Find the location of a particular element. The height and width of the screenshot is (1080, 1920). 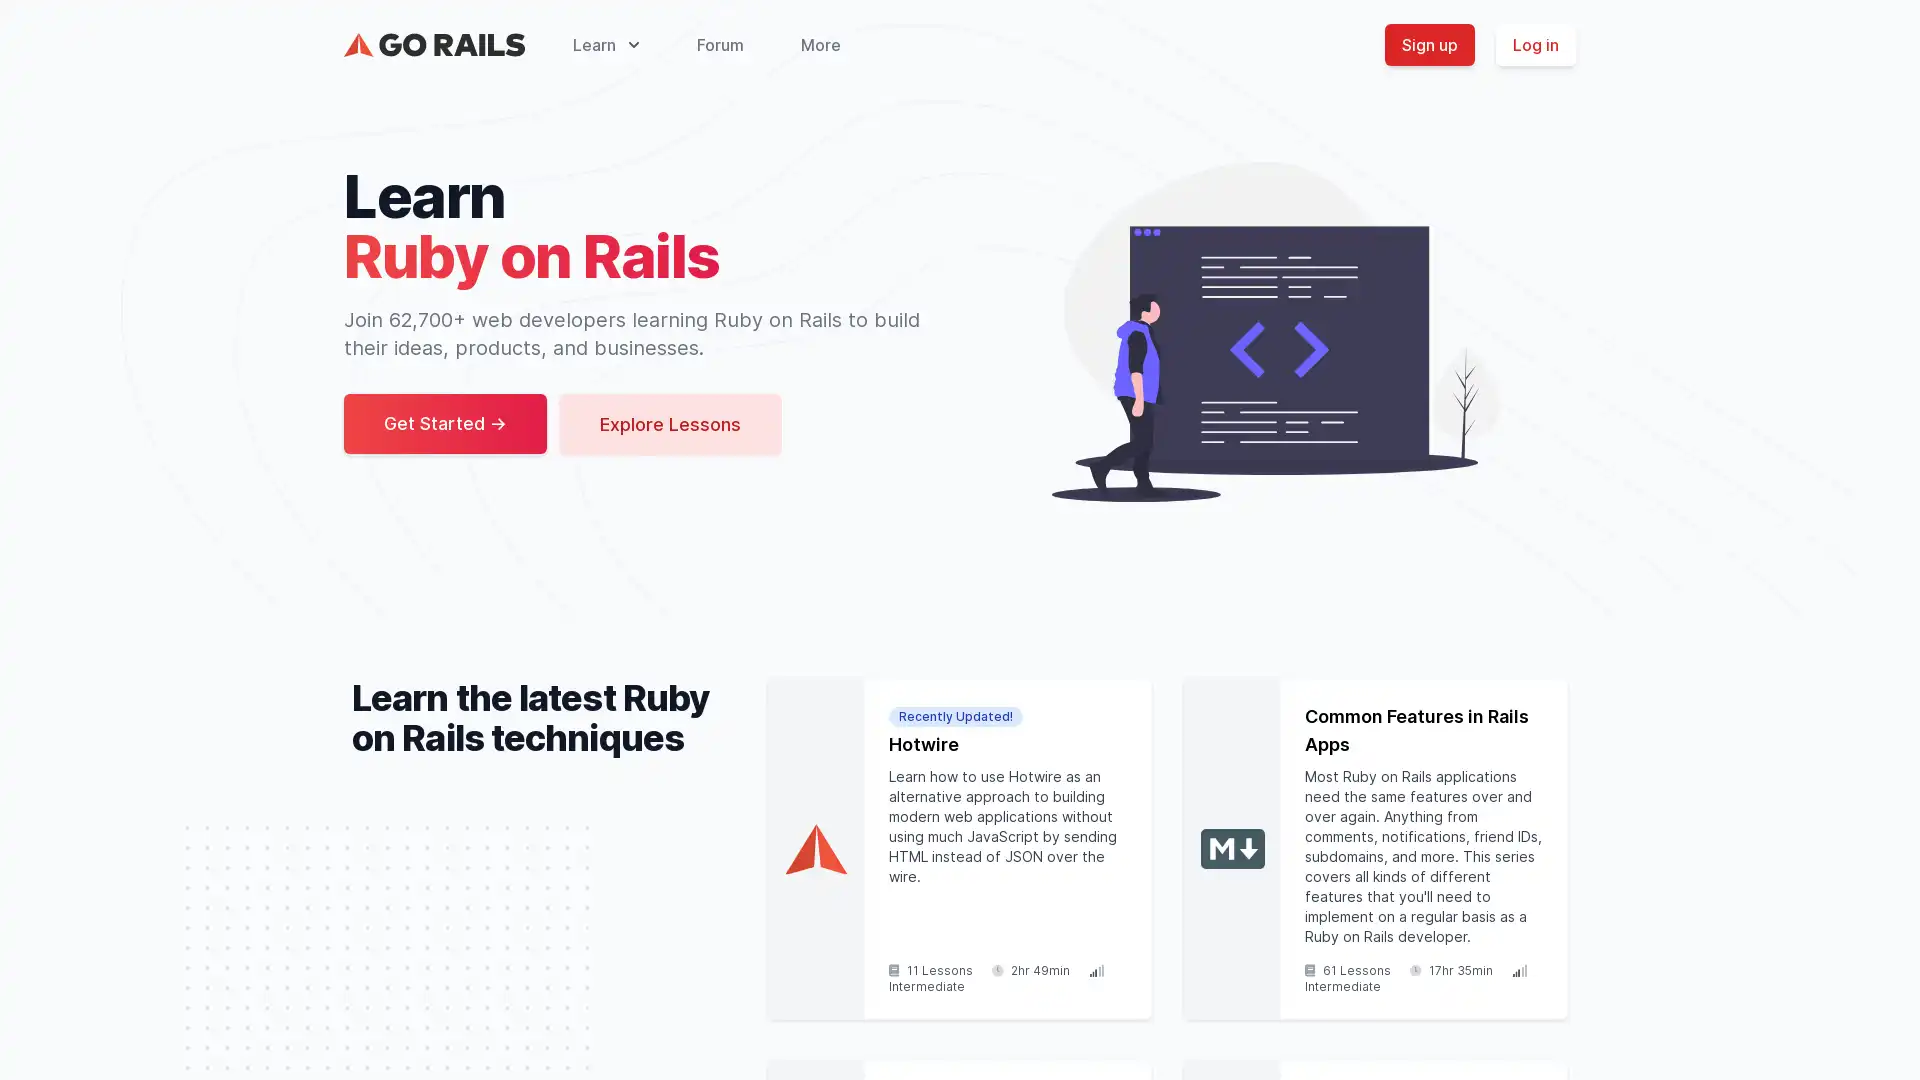

Learn is located at coordinates (607, 45).